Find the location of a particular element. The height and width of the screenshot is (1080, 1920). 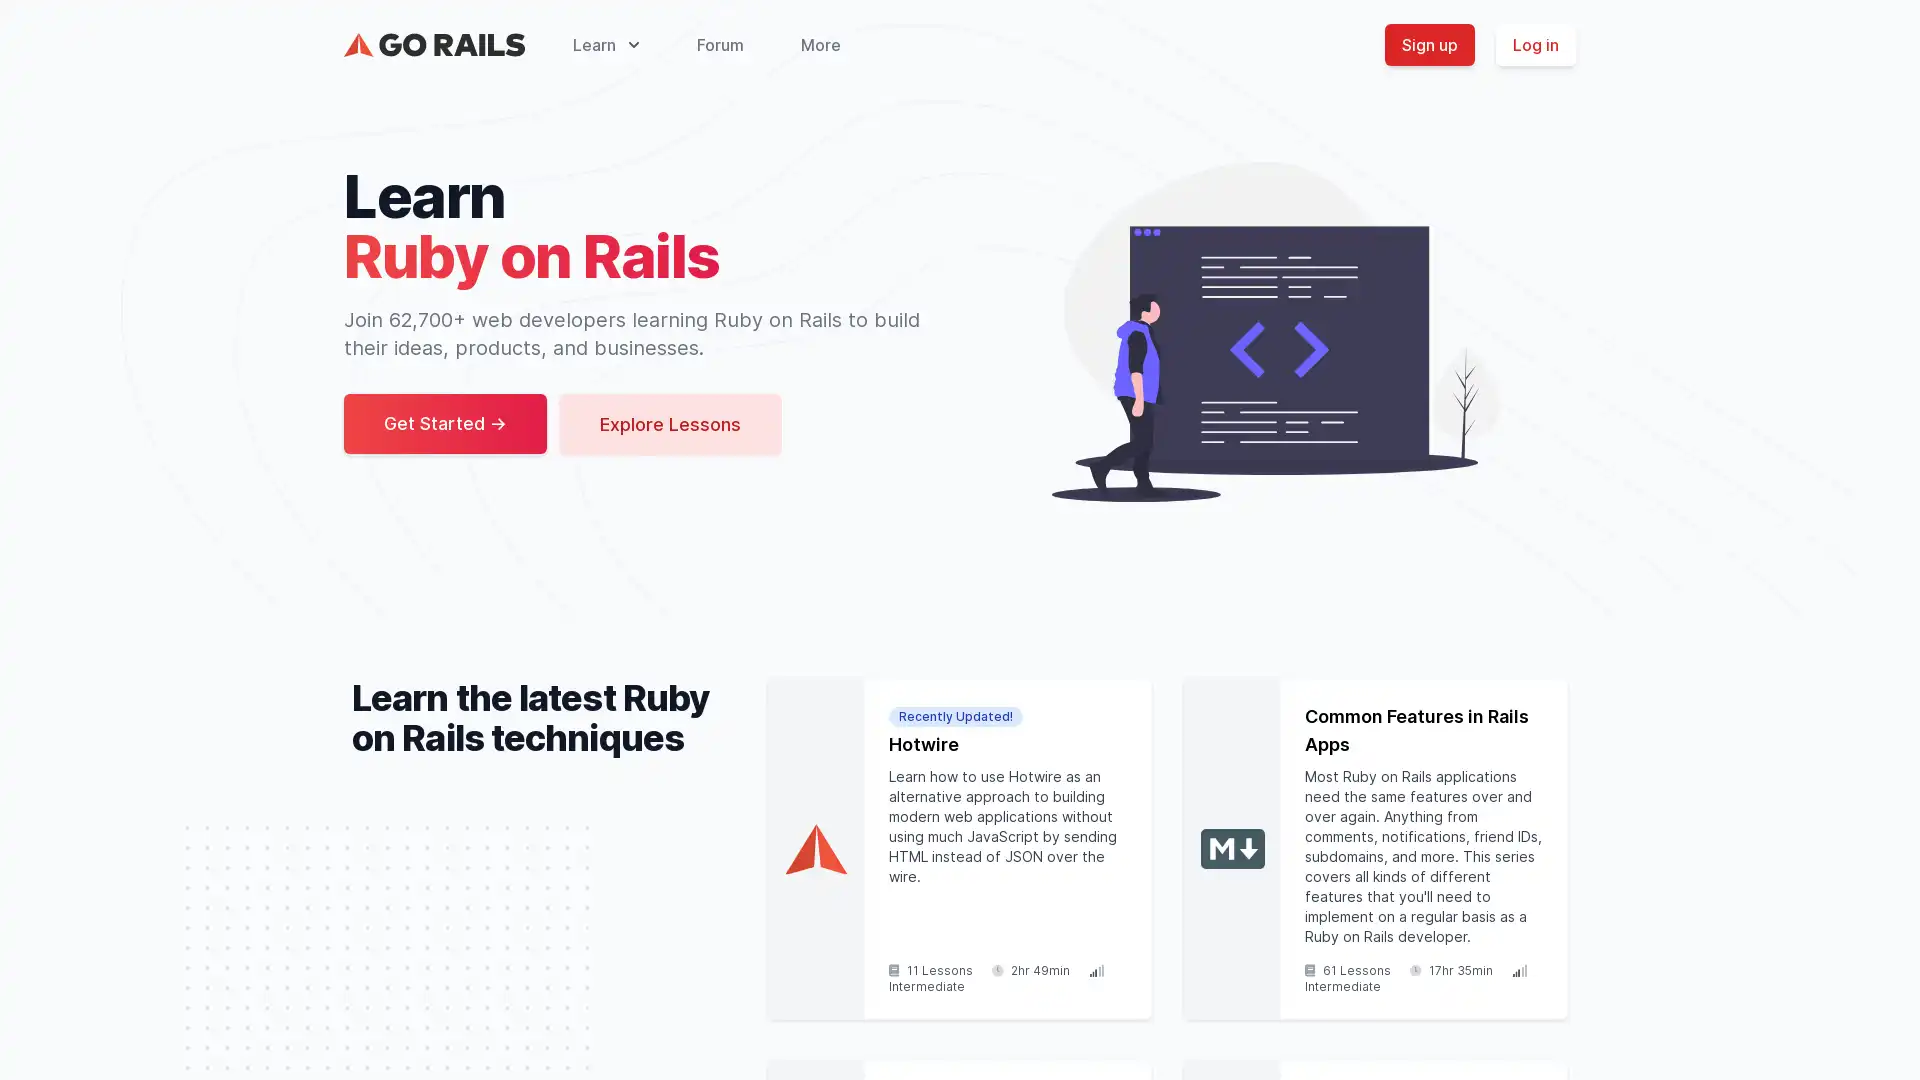

Learn is located at coordinates (607, 45).